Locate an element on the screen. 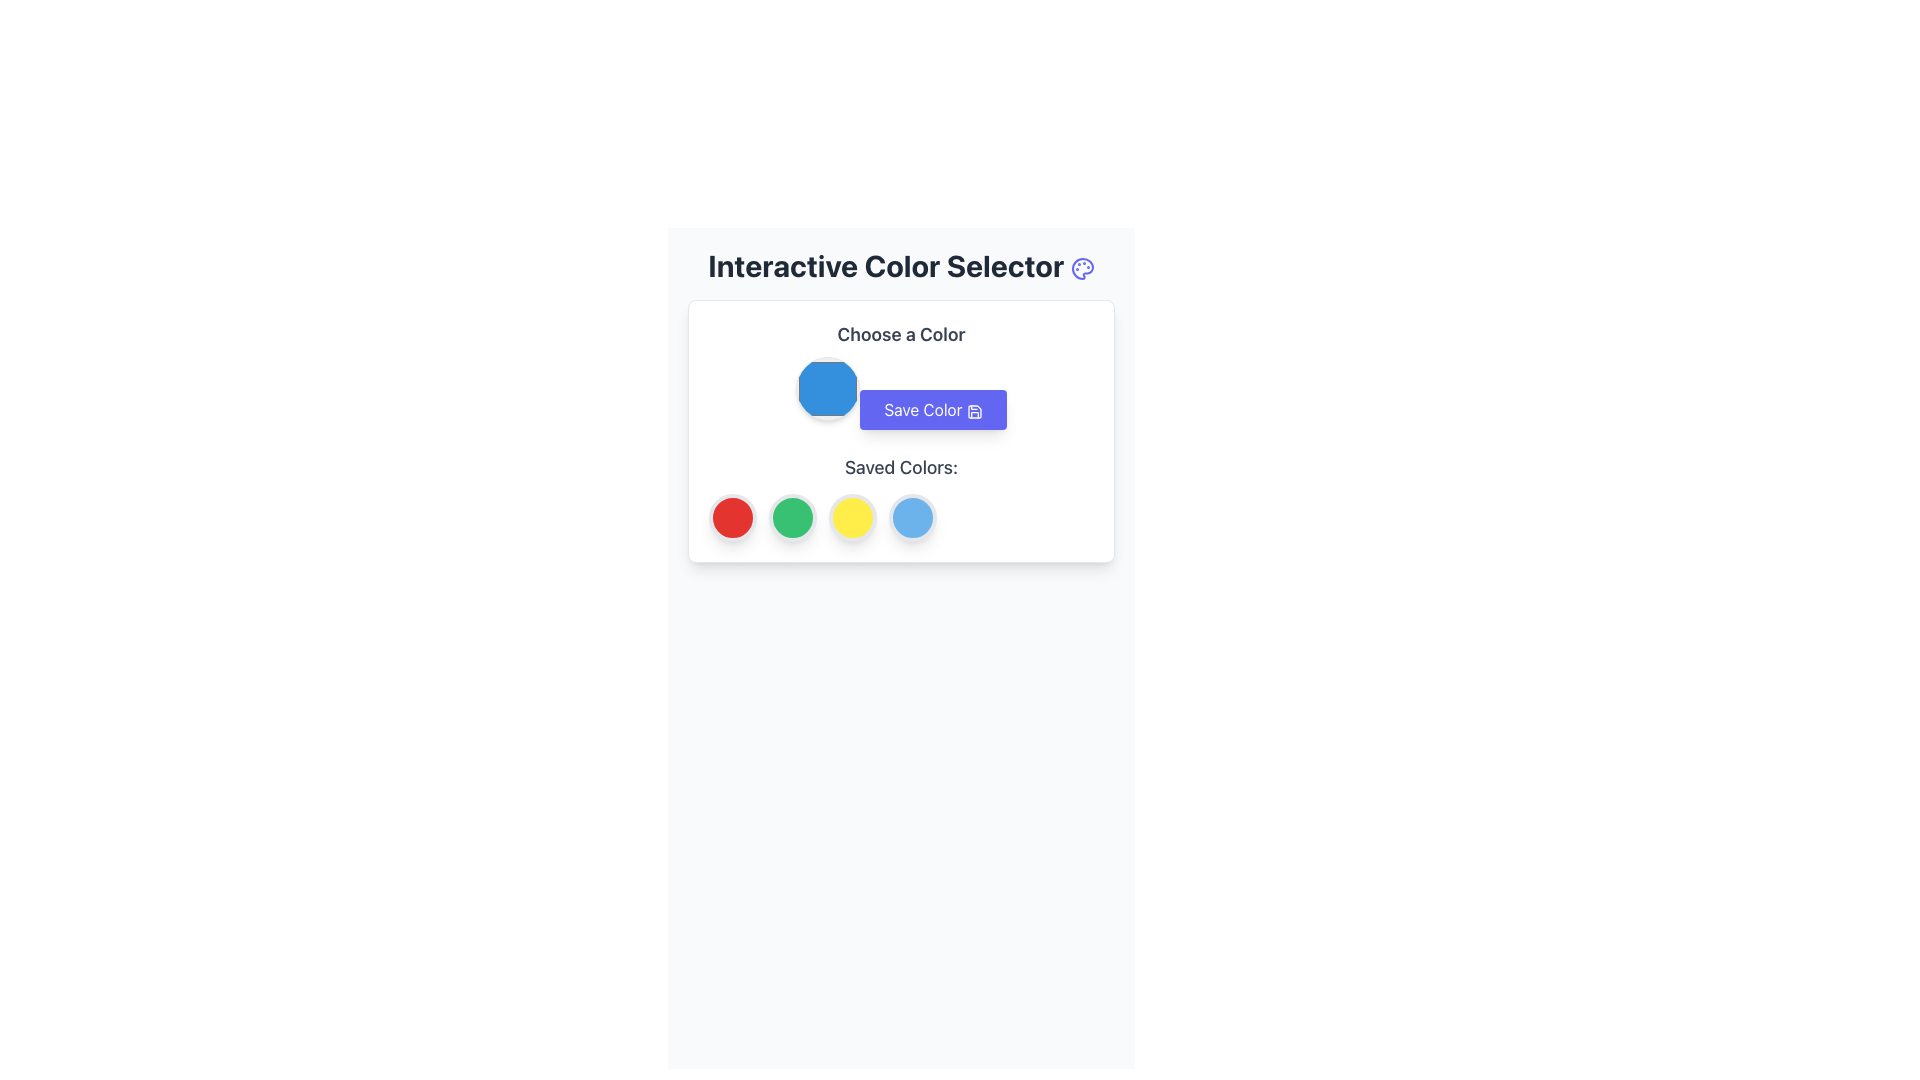 The height and width of the screenshot is (1080, 1920). the decorative icon located to the right of the 'Interactive Color Selector' title in the heading is located at coordinates (1081, 268).